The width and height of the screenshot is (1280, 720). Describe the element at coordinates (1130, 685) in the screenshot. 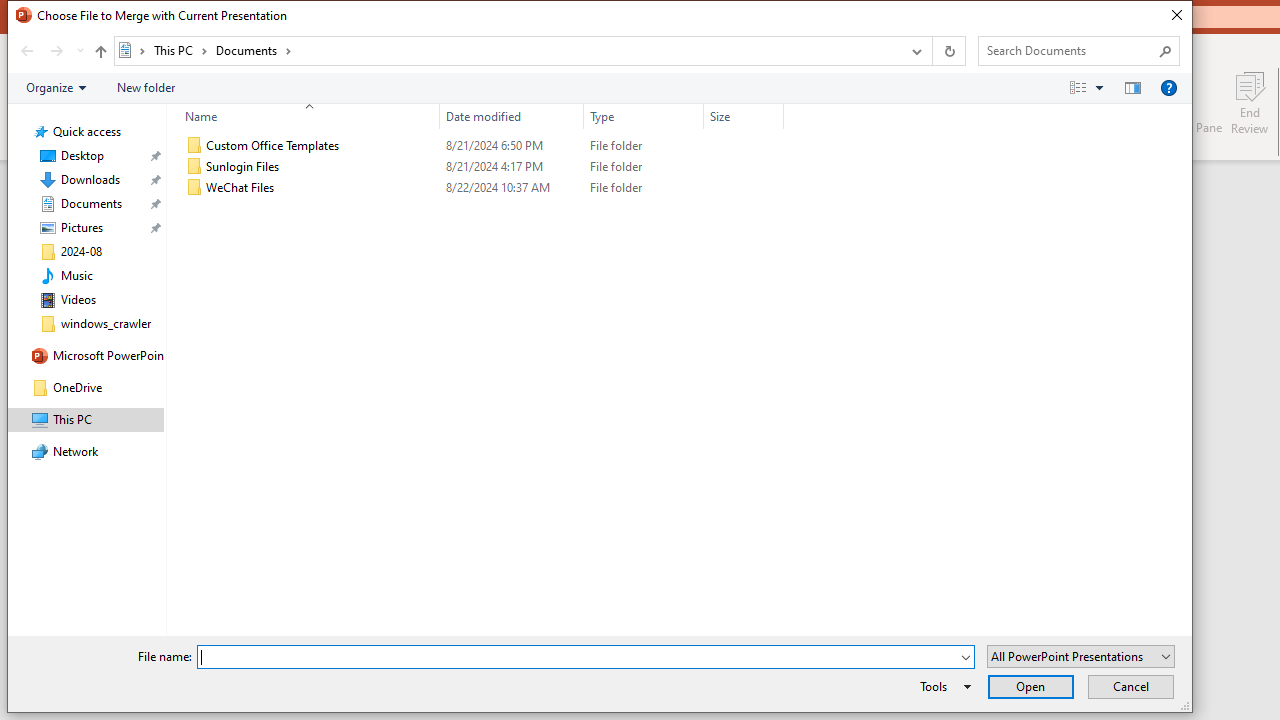

I see `'Cancel'` at that location.